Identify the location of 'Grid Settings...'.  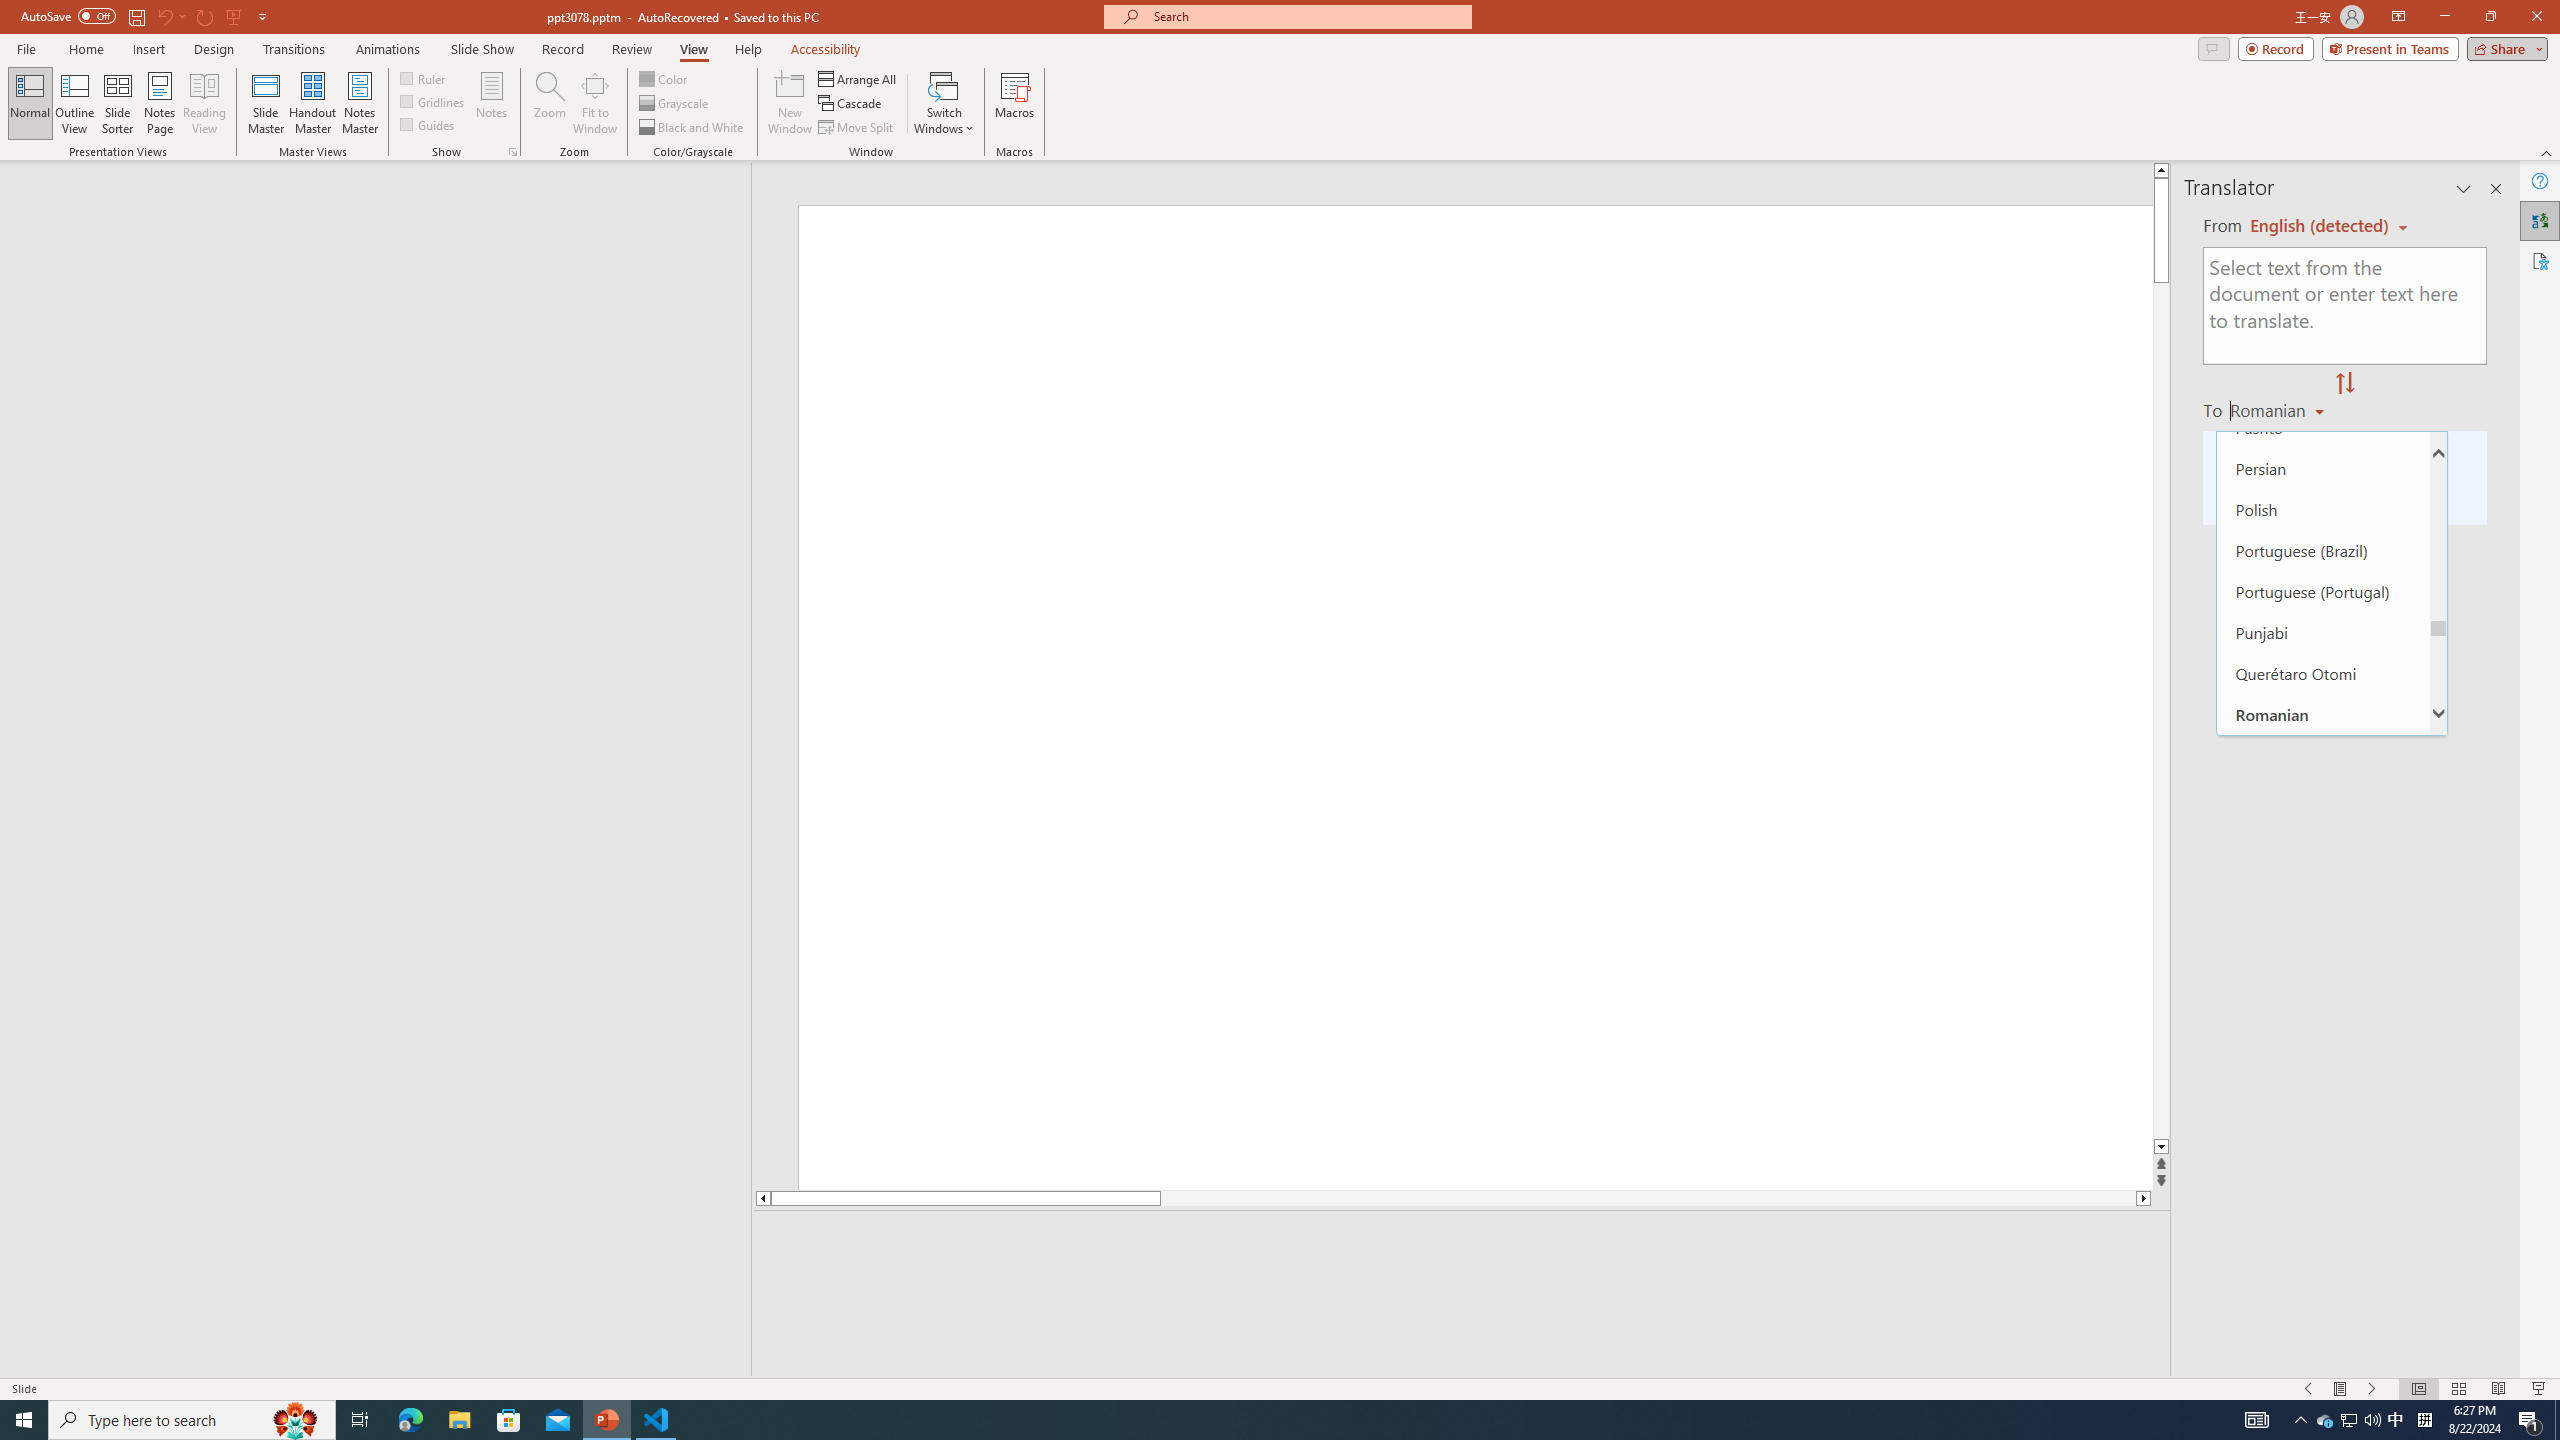
(513, 150).